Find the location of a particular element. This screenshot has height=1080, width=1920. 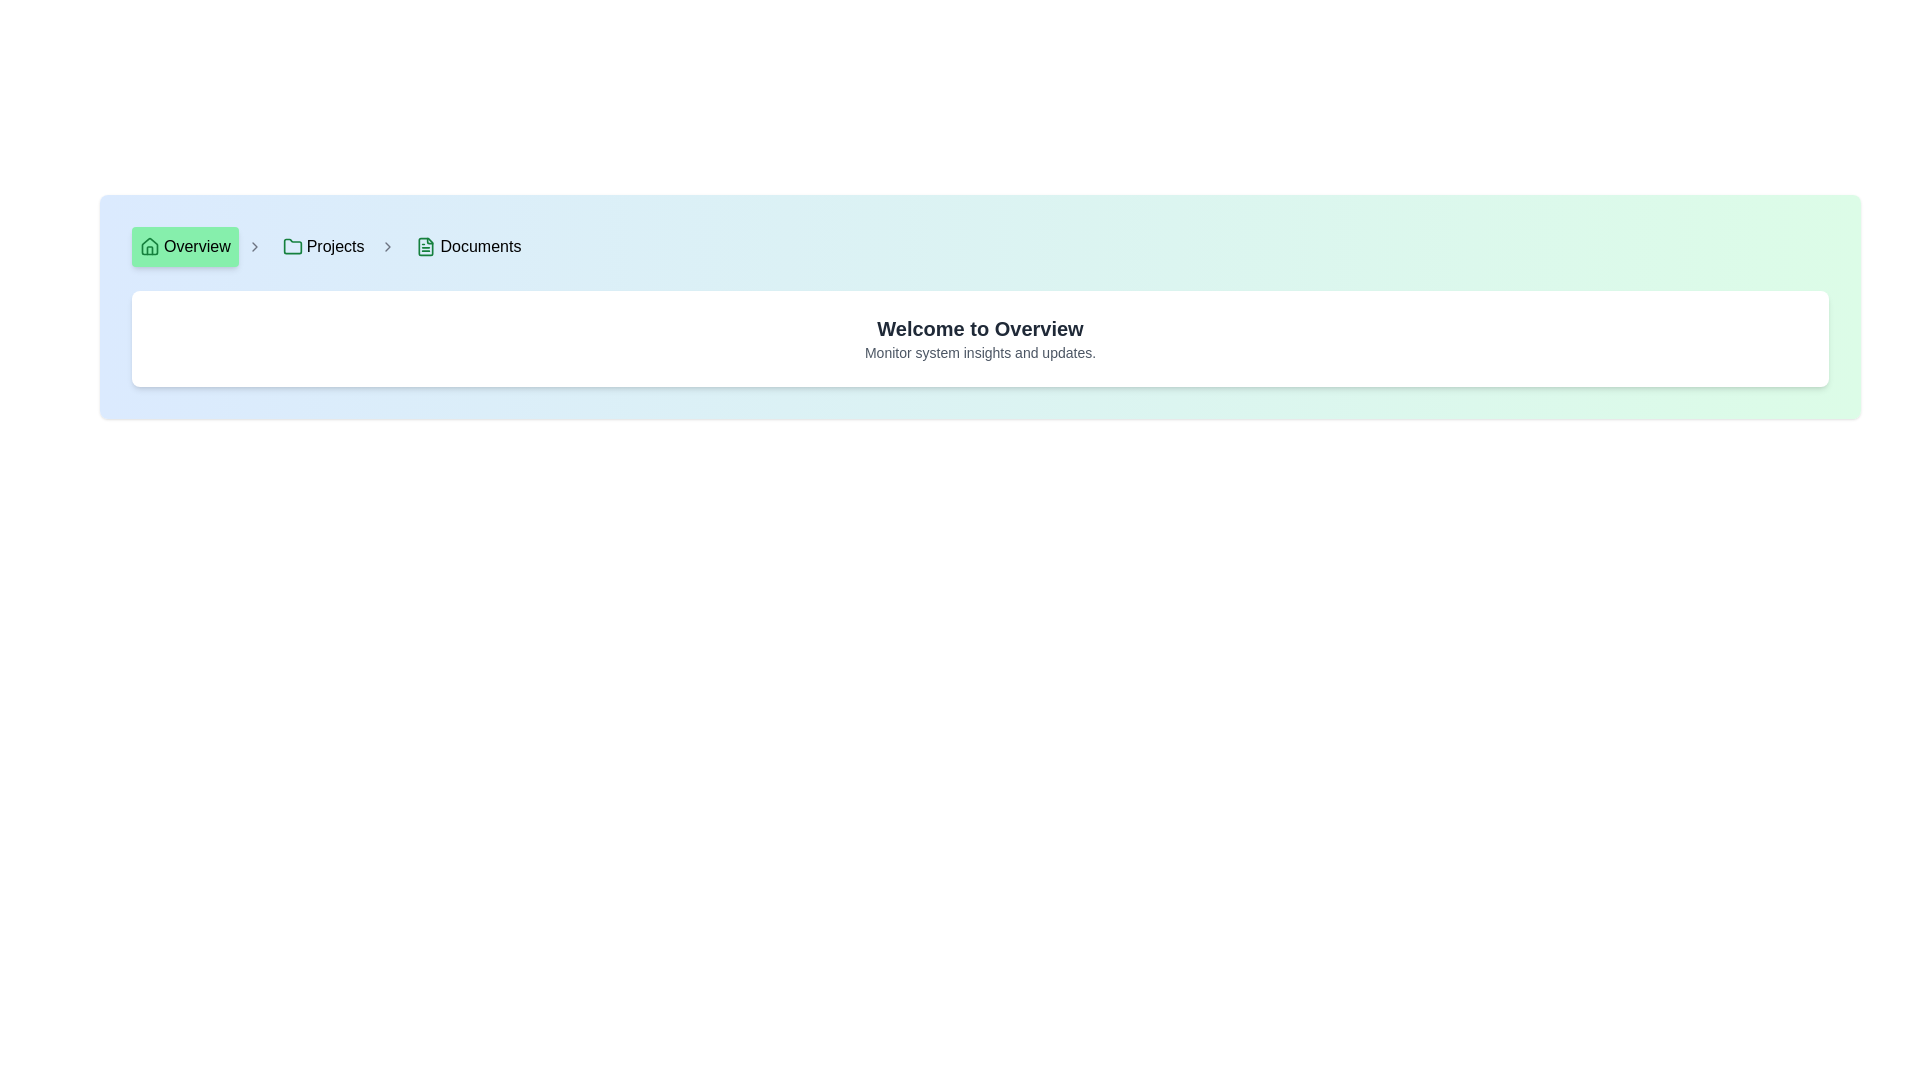

heading text element located at the top of the content section, which indicates the purpose or title of the section is located at coordinates (980, 327).